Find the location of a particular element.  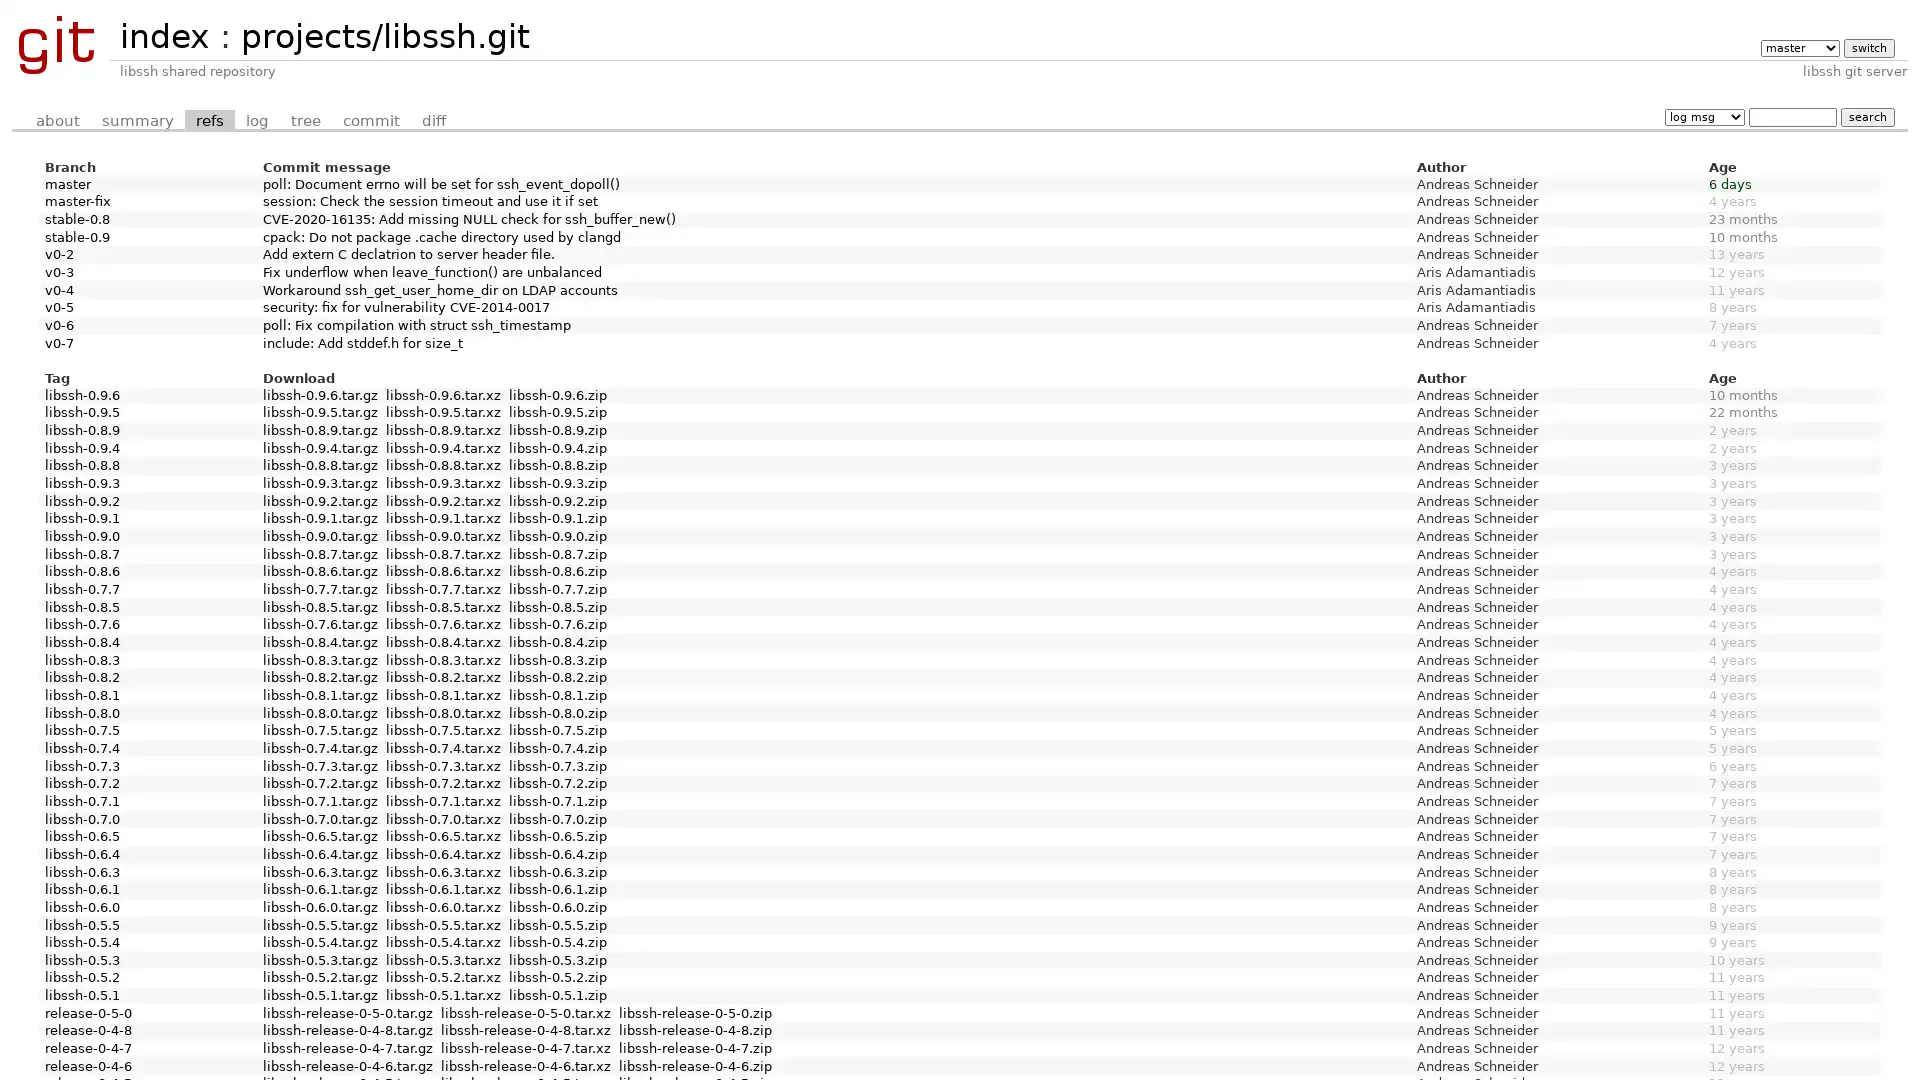

search is located at coordinates (1866, 116).